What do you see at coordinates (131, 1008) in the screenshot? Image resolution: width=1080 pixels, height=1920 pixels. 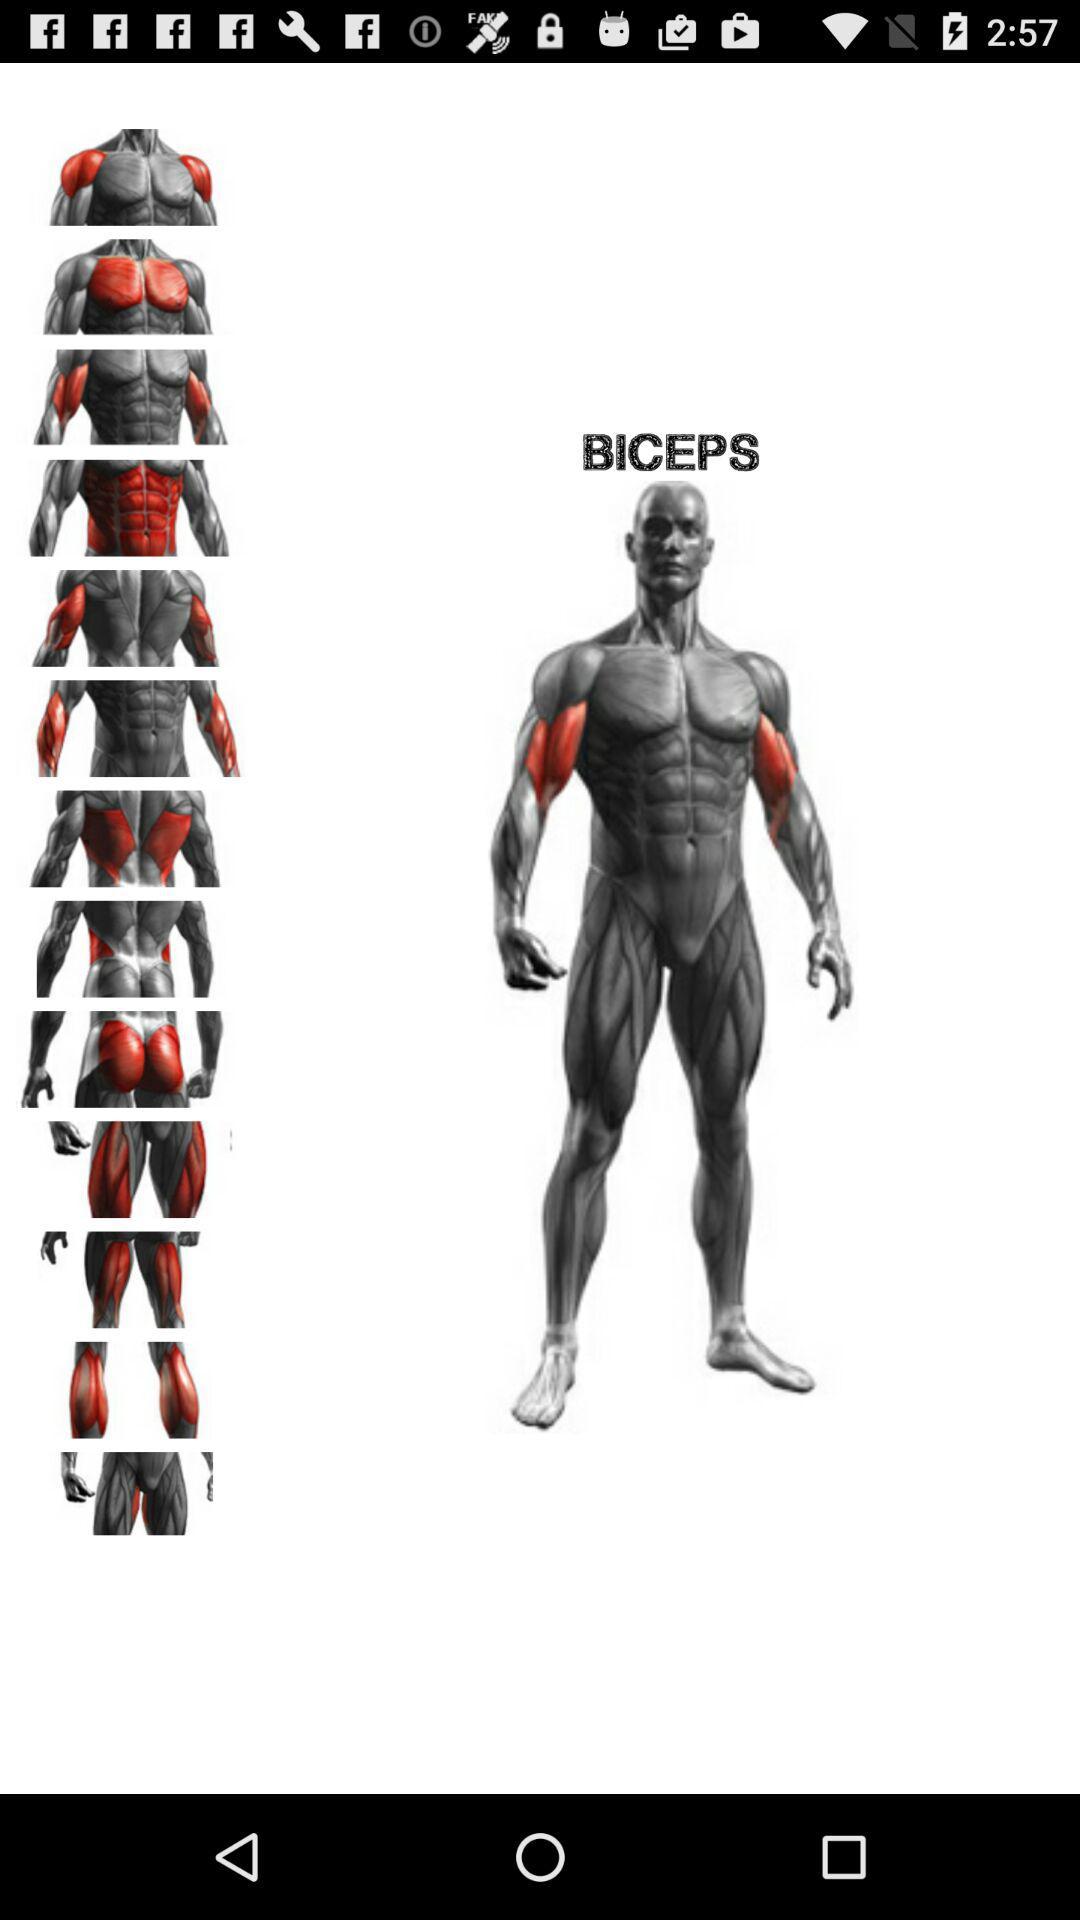 I see `the pause icon` at bounding box center [131, 1008].